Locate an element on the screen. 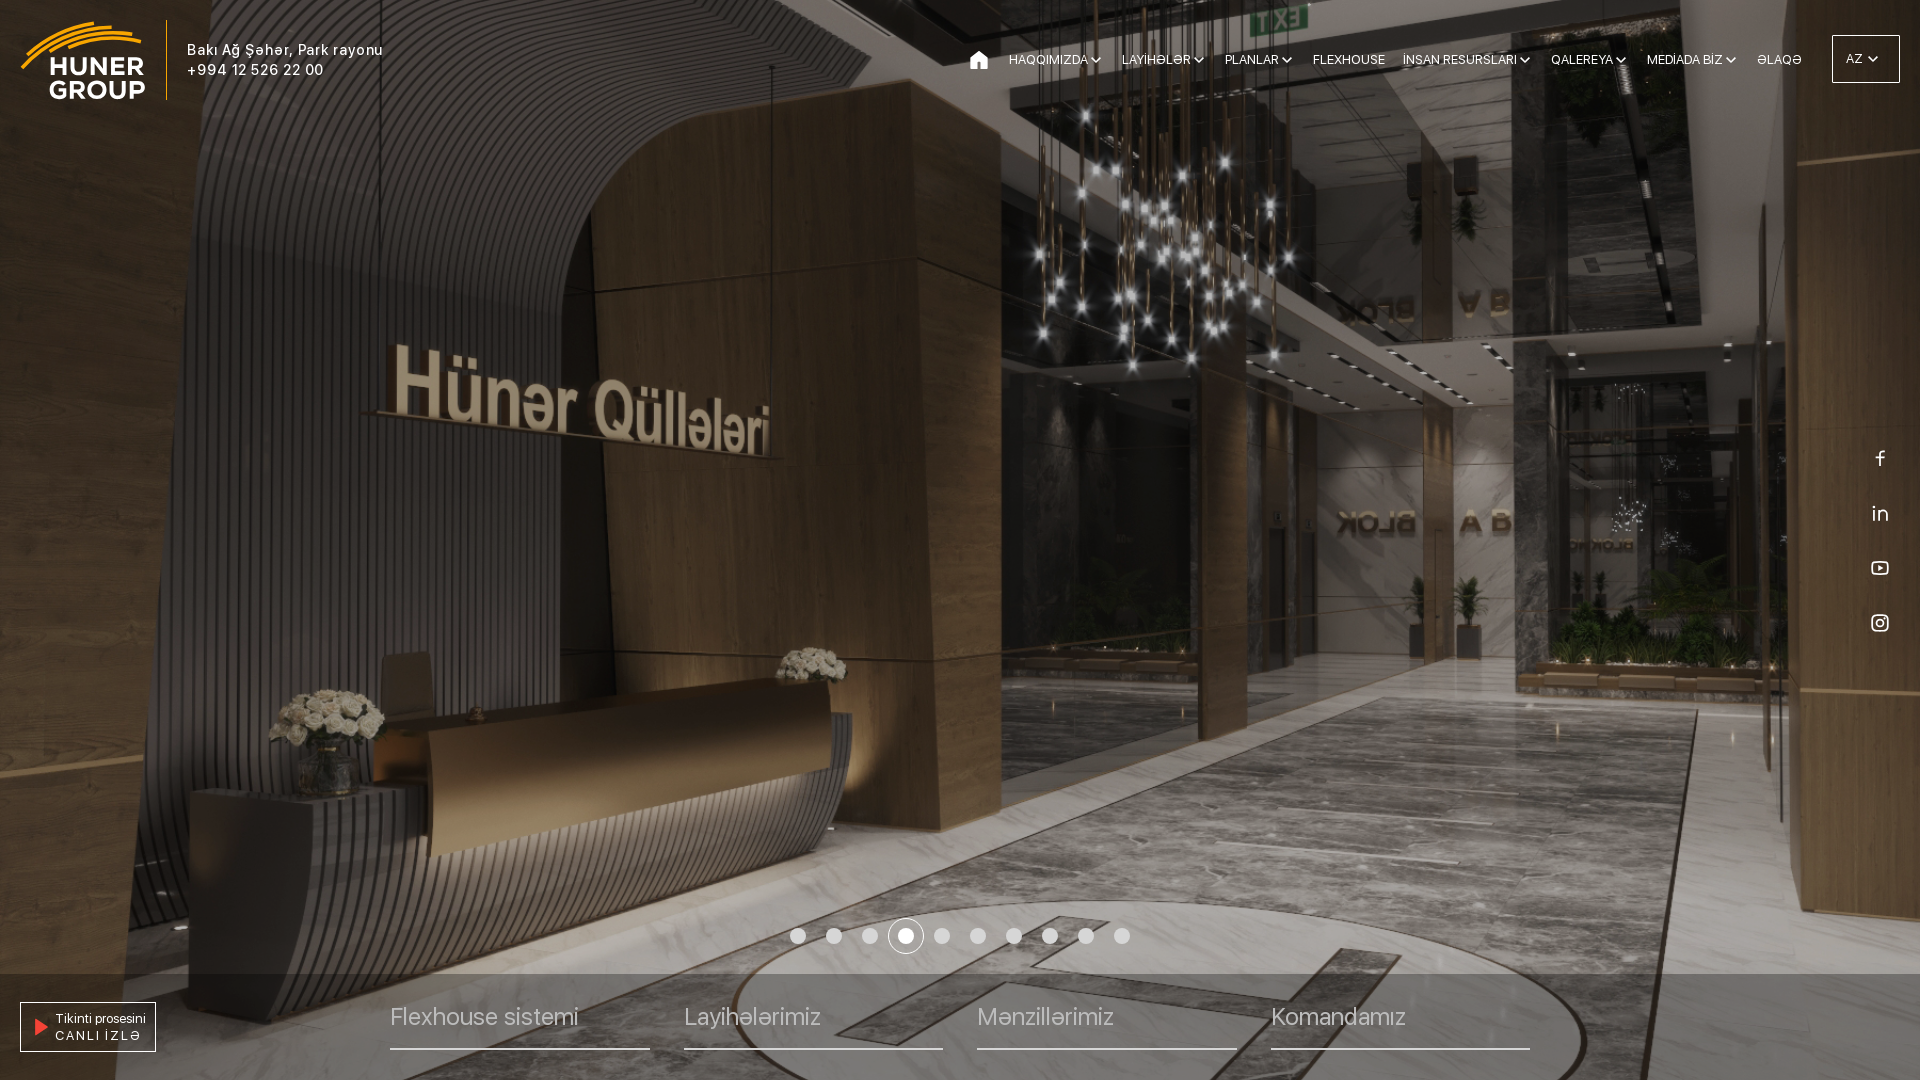  '8' is located at coordinates (1049, 936).